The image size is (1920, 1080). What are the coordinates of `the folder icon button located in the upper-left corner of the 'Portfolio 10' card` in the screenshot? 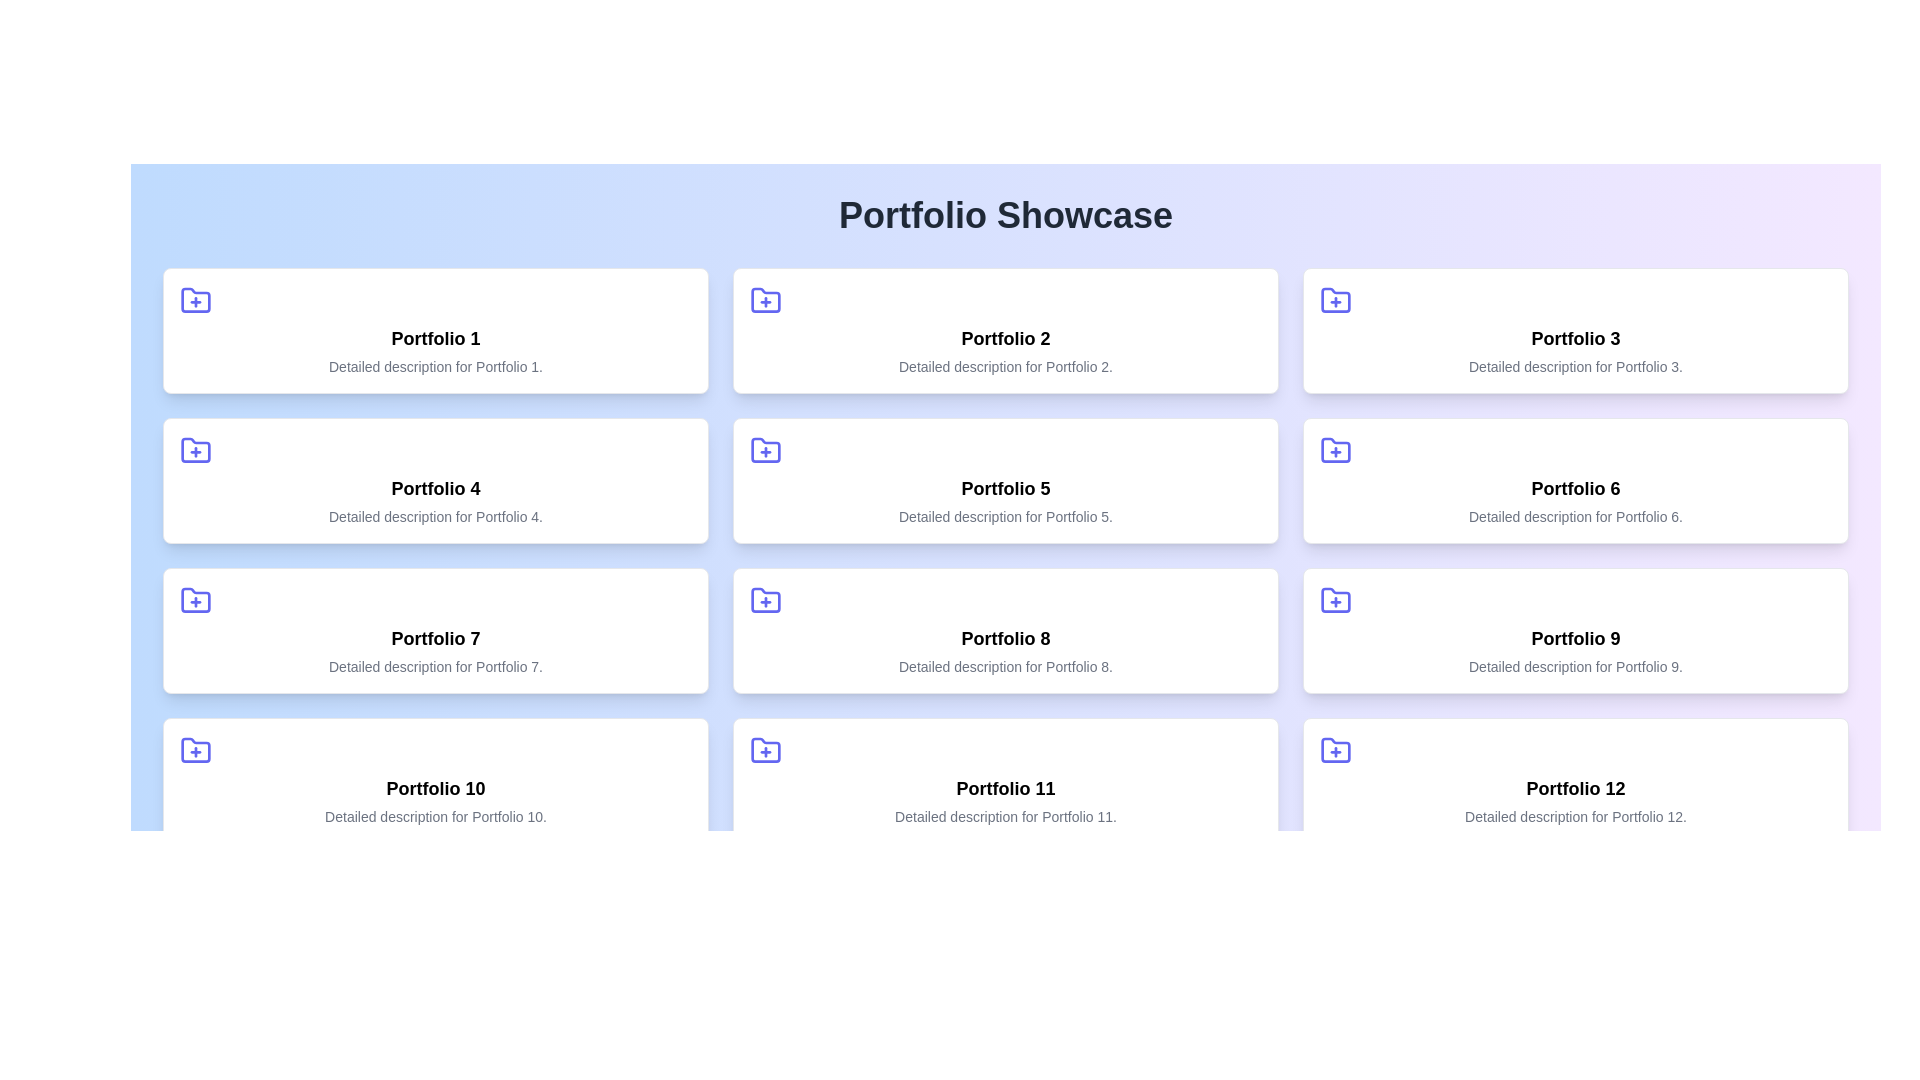 It's located at (196, 751).